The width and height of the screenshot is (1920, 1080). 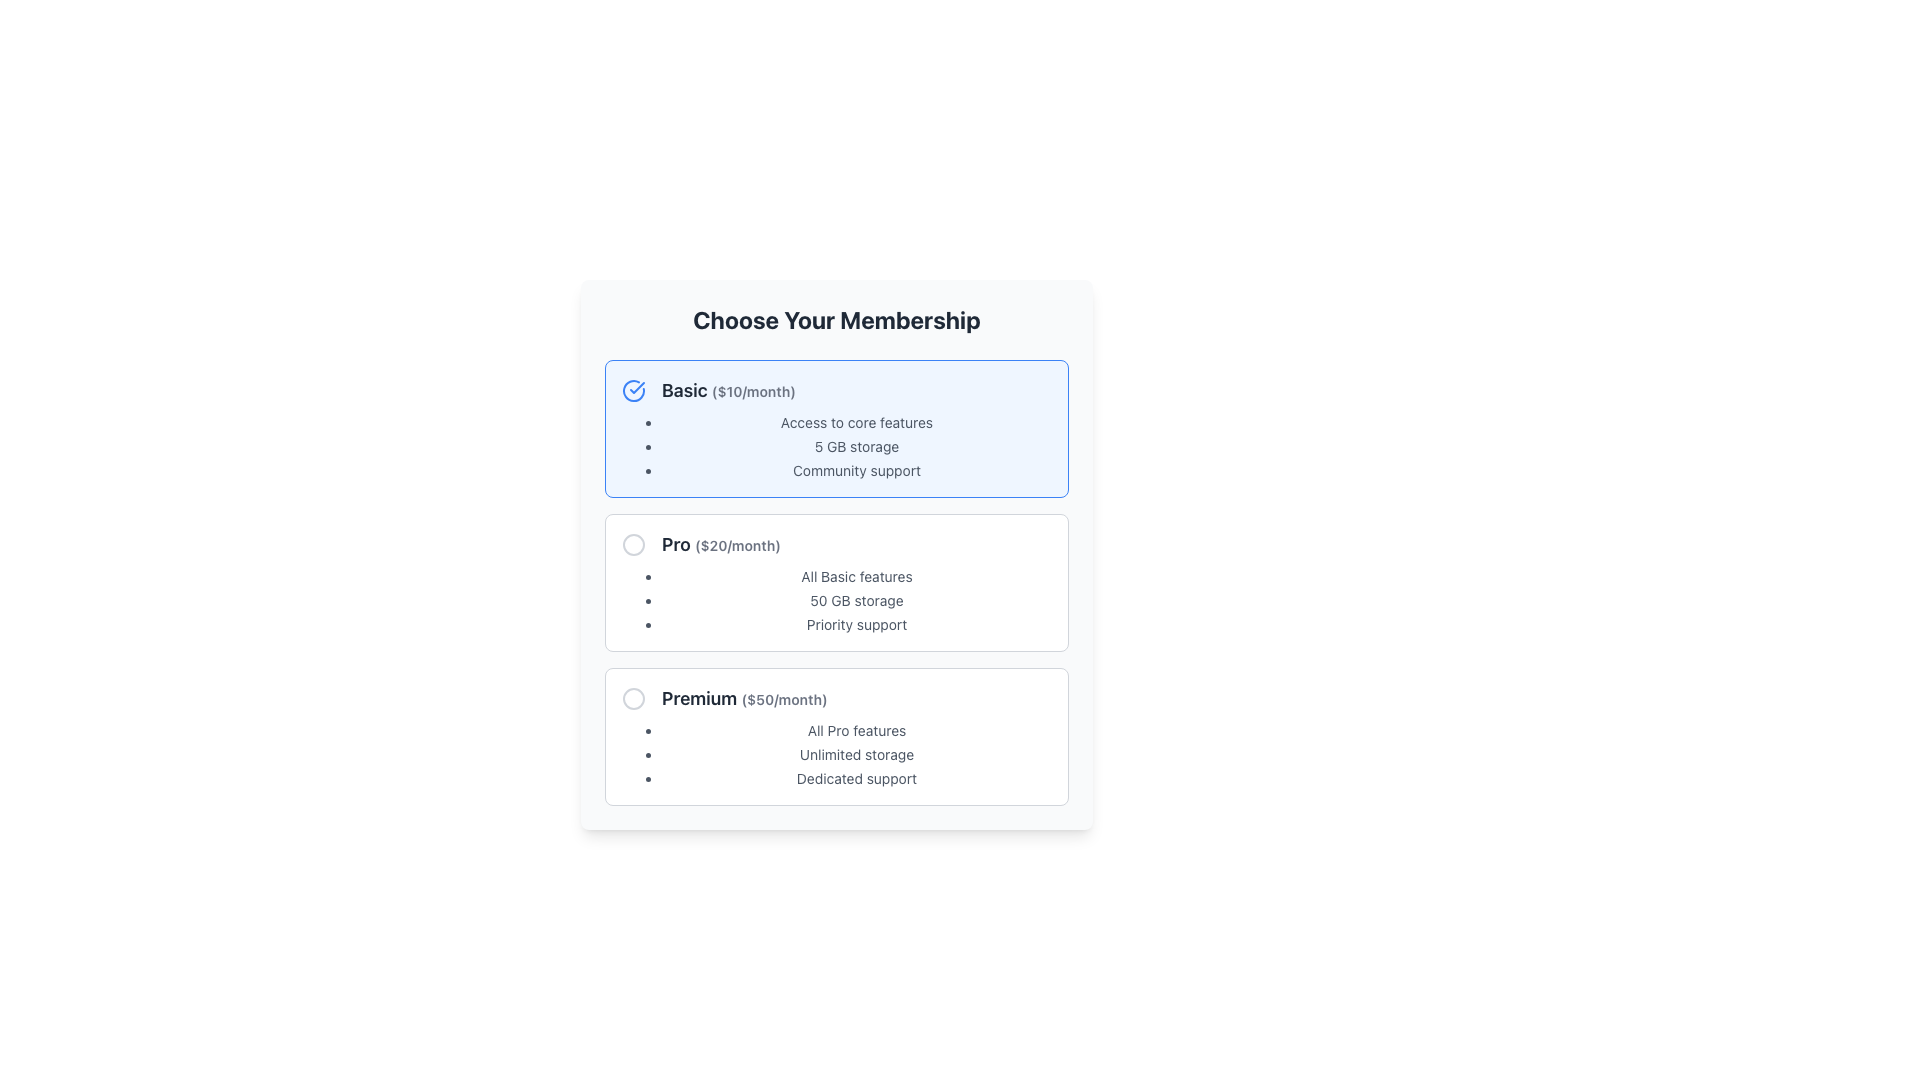 What do you see at coordinates (720, 544) in the screenshot?
I see `the bold text label reading 'Pro ($20/month)' which is located in the middle option of the membership selection list` at bounding box center [720, 544].